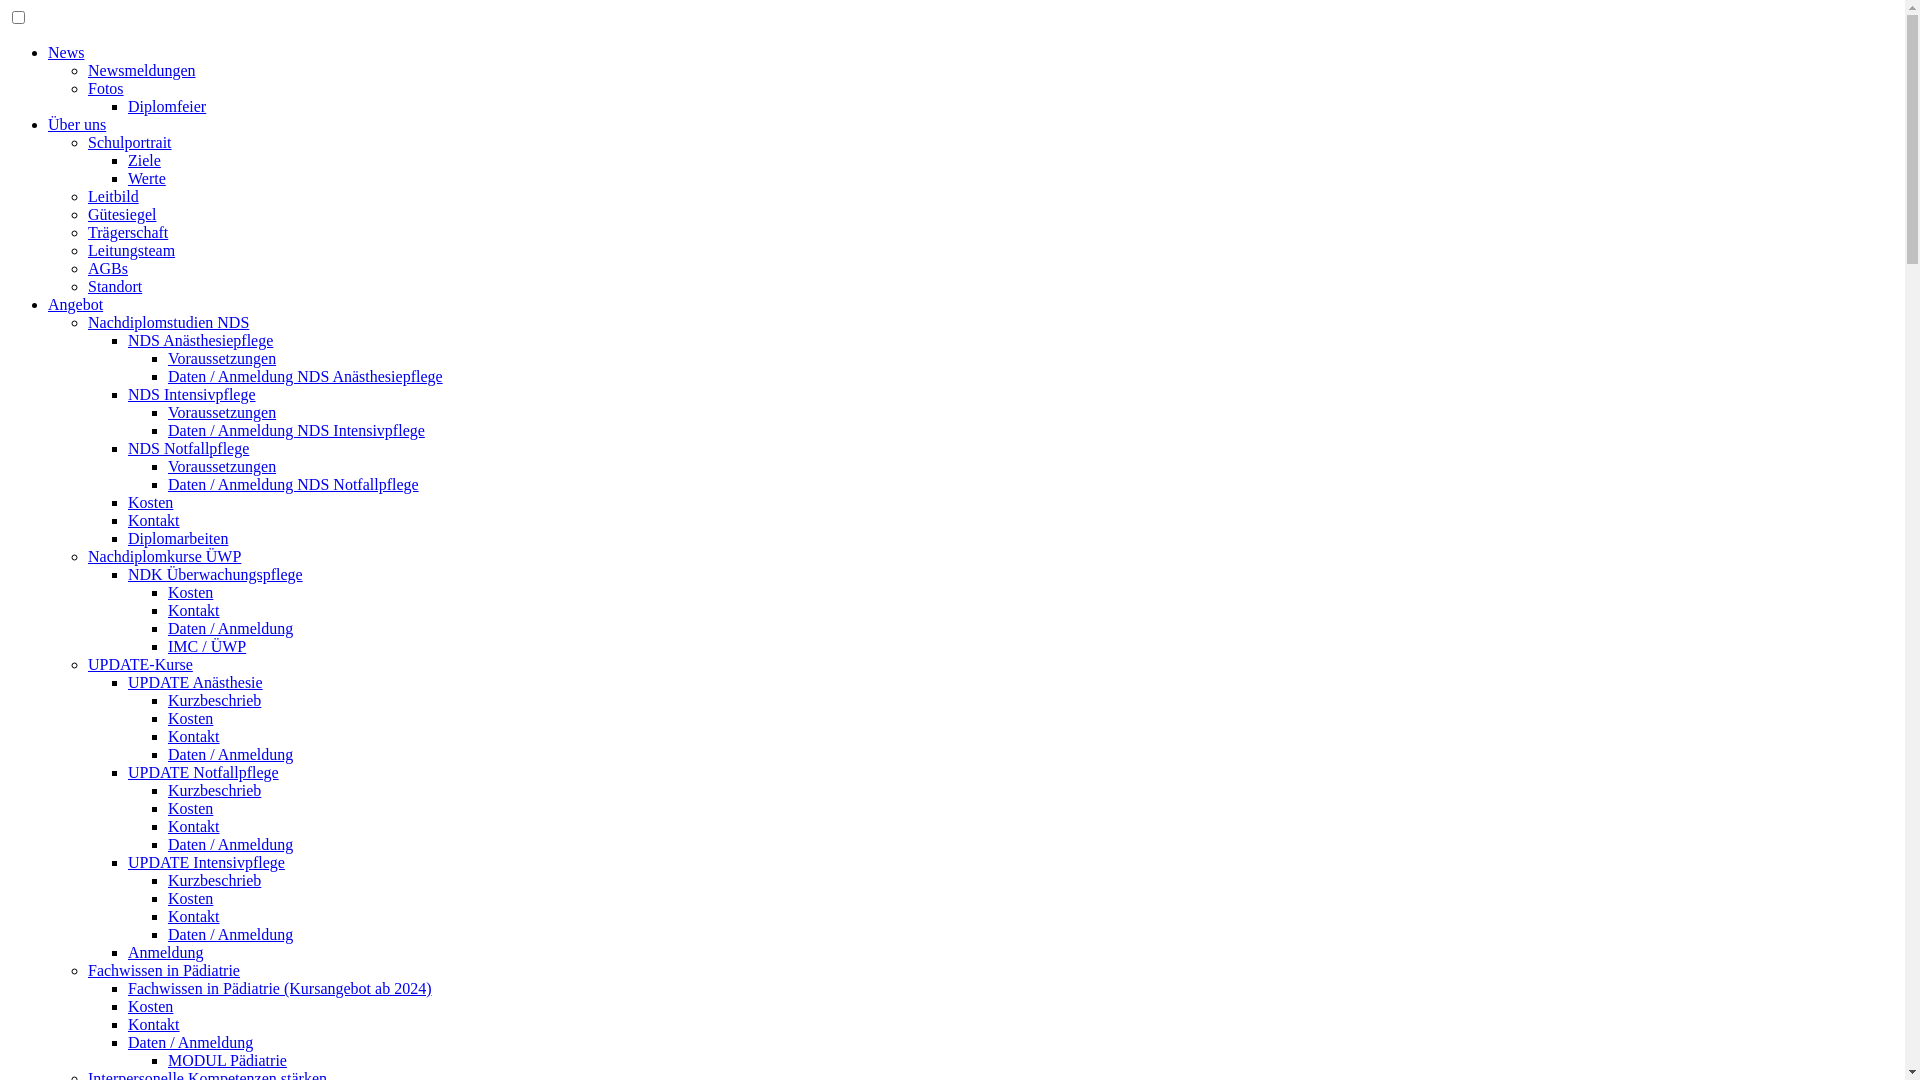  What do you see at coordinates (112, 196) in the screenshot?
I see `'Leitbild'` at bounding box center [112, 196].